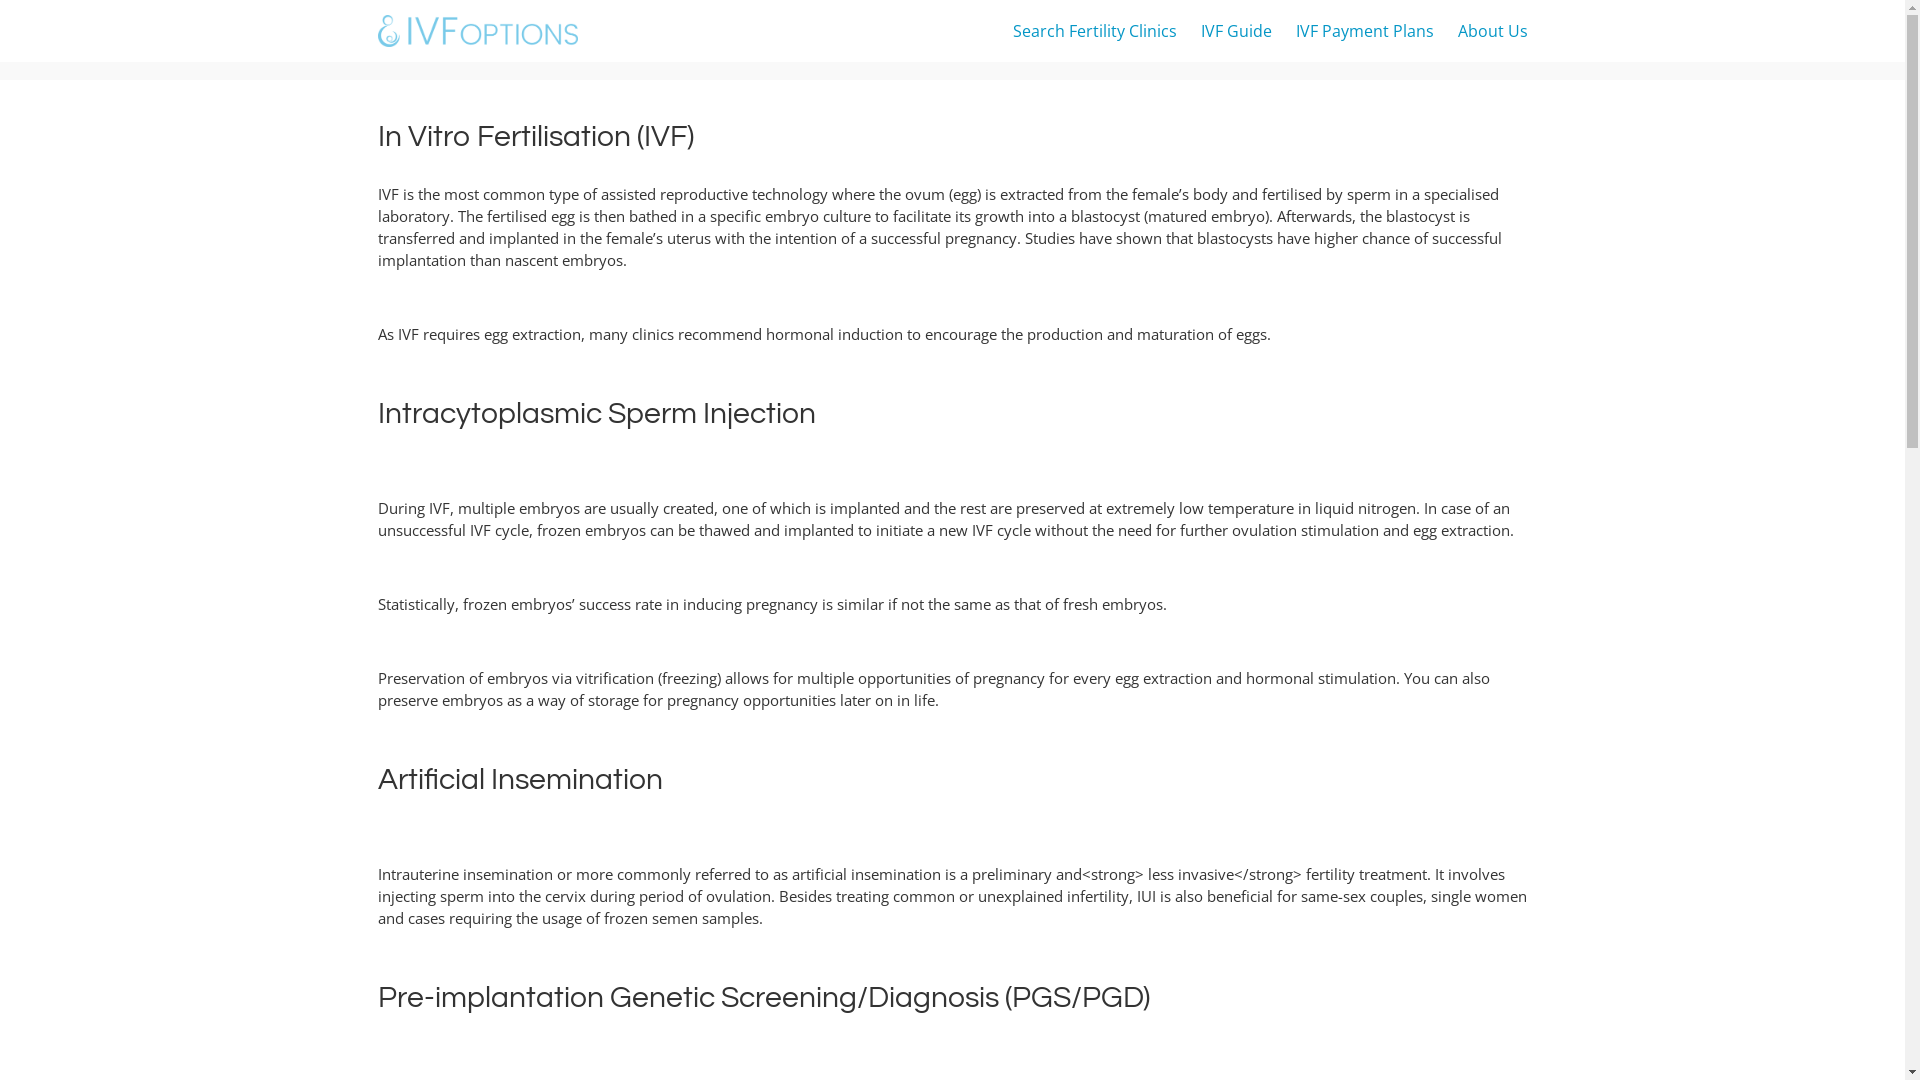  What do you see at coordinates (1234, 30) in the screenshot?
I see `'IVF Guide'` at bounding box center [1234, 30].